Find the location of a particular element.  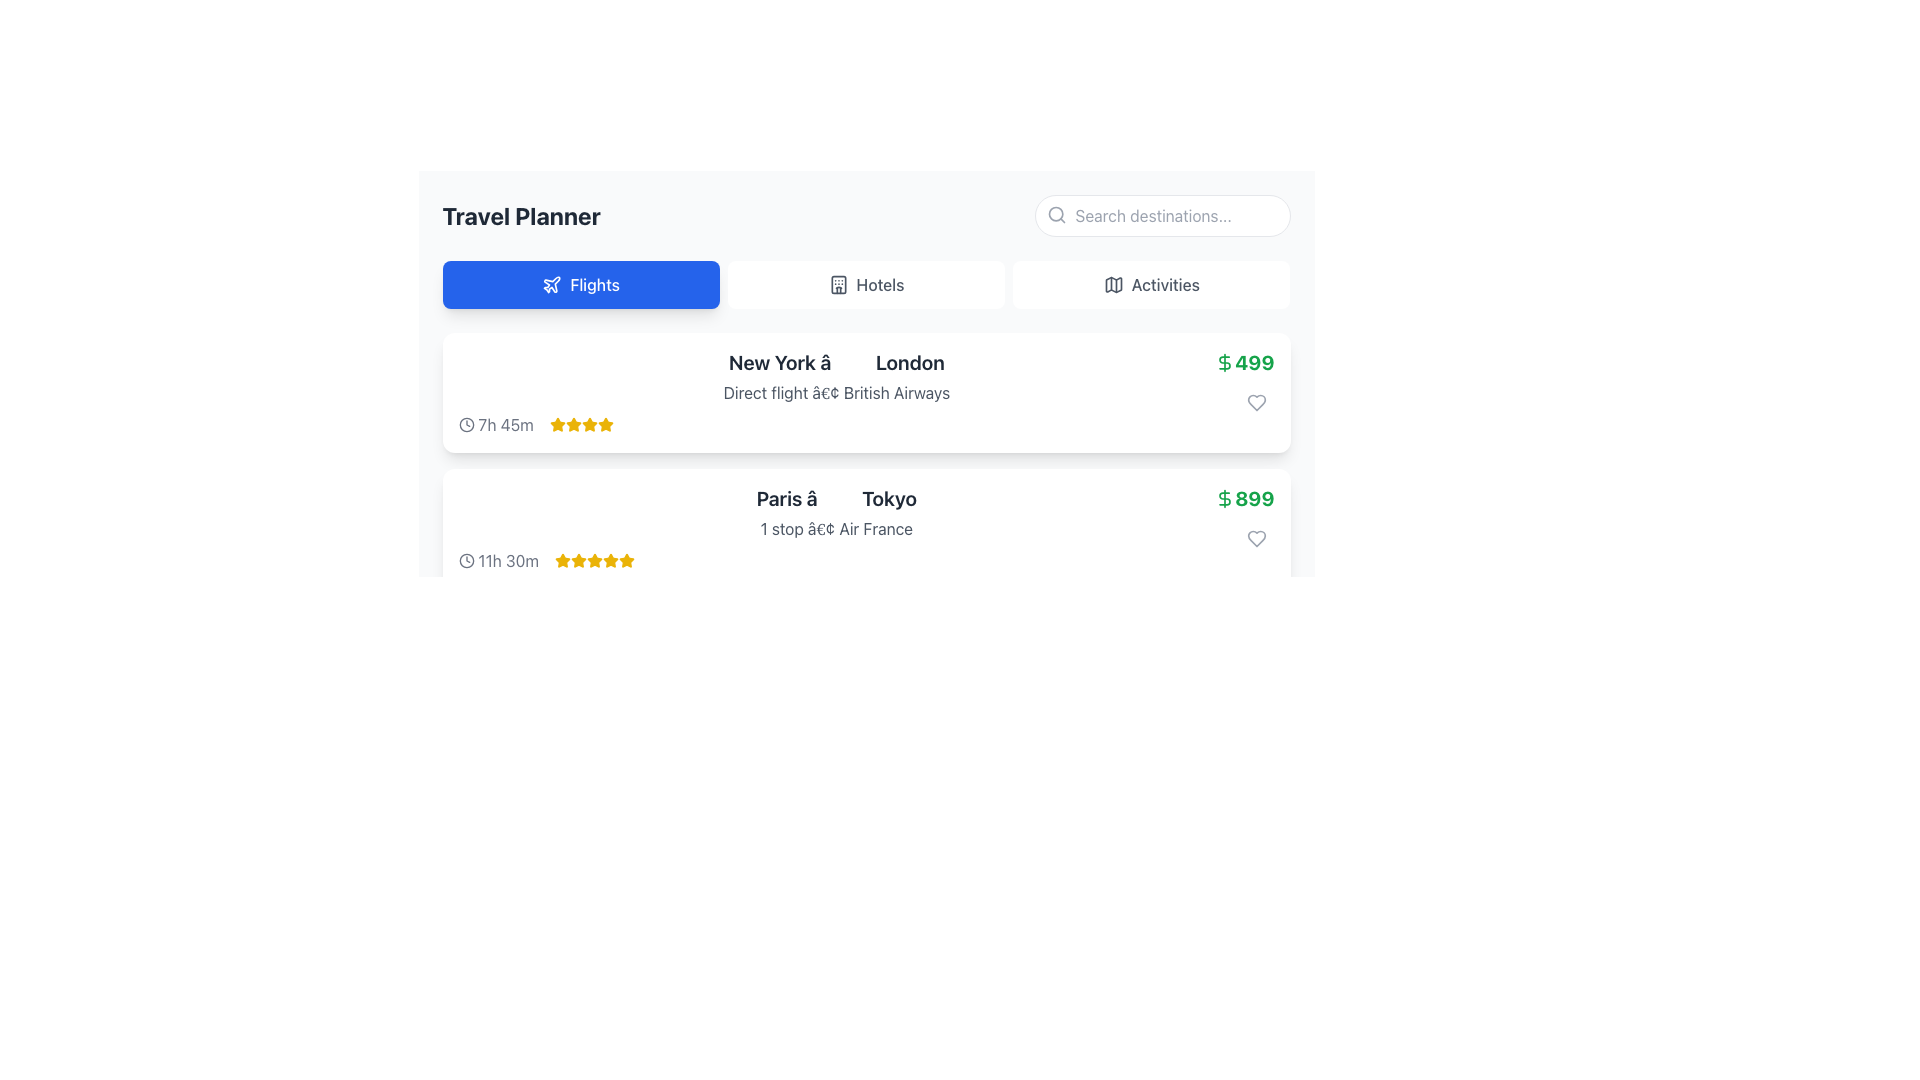

the 'Hotels' text label in the navigation bar, which is styled with a medium-weight font and is positioned between 'Flights' and 'Activities' is located at coordinates (880, 285).